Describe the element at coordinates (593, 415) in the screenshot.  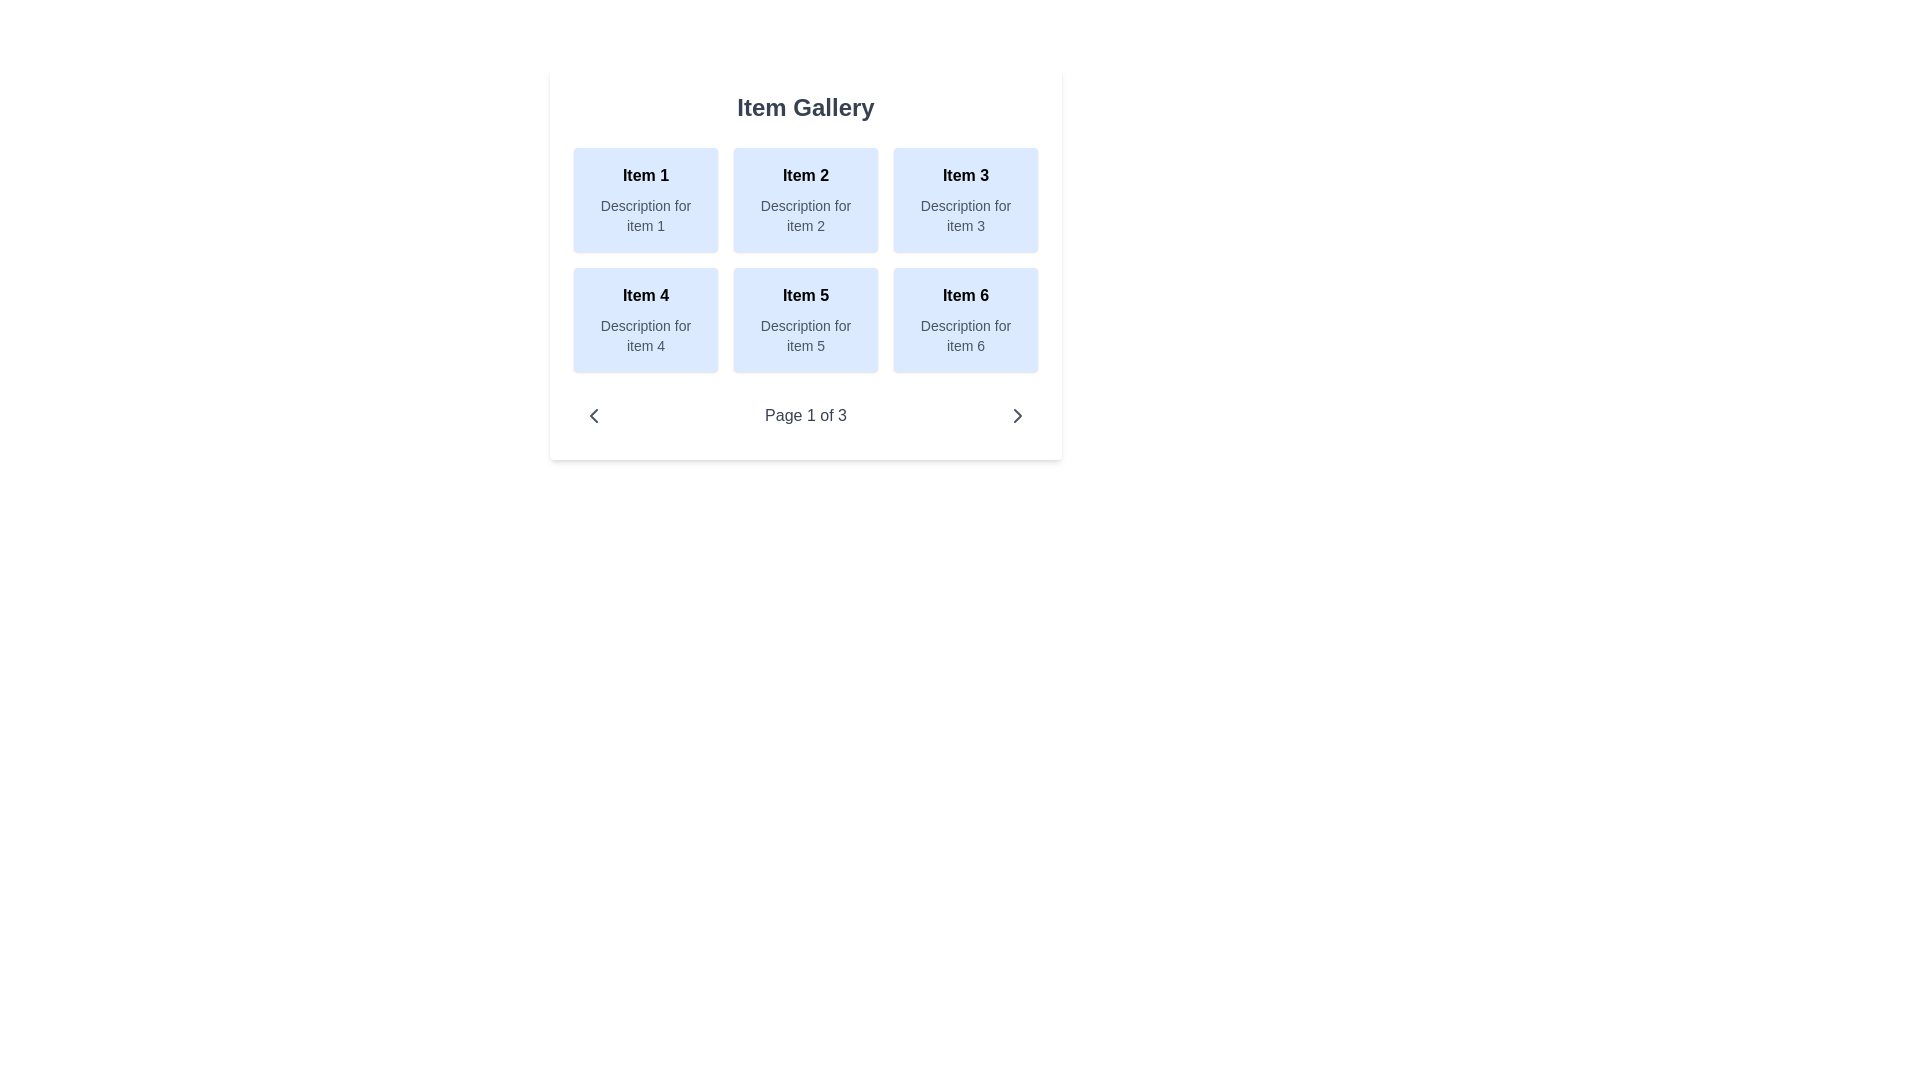
I see `the left-facing chevron icon button located to the left of the pagination text 'Page 1 of 3'` at that location.